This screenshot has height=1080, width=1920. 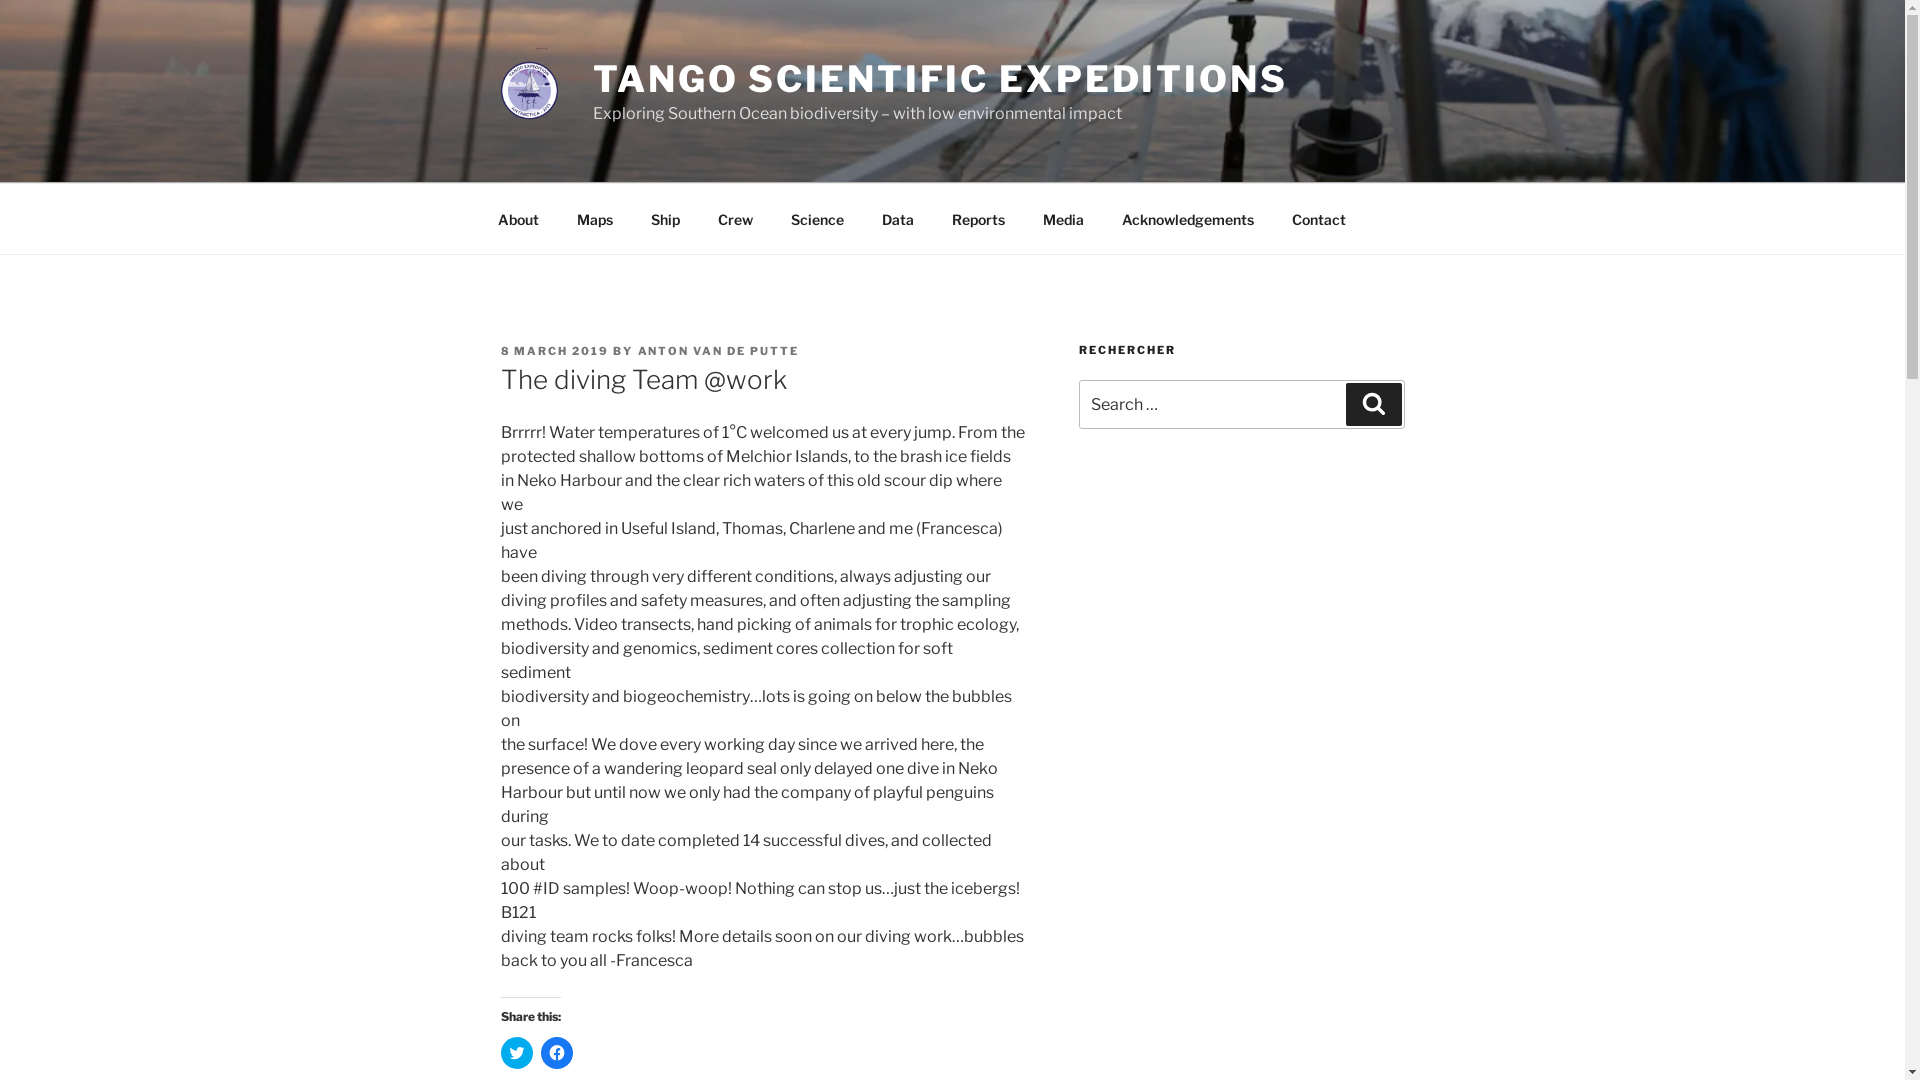 What do you see at coordinates (719, 350) in the screenshot?
I see `'ANTON VAN DE PUTTE'` at bounding box center [719, 350].